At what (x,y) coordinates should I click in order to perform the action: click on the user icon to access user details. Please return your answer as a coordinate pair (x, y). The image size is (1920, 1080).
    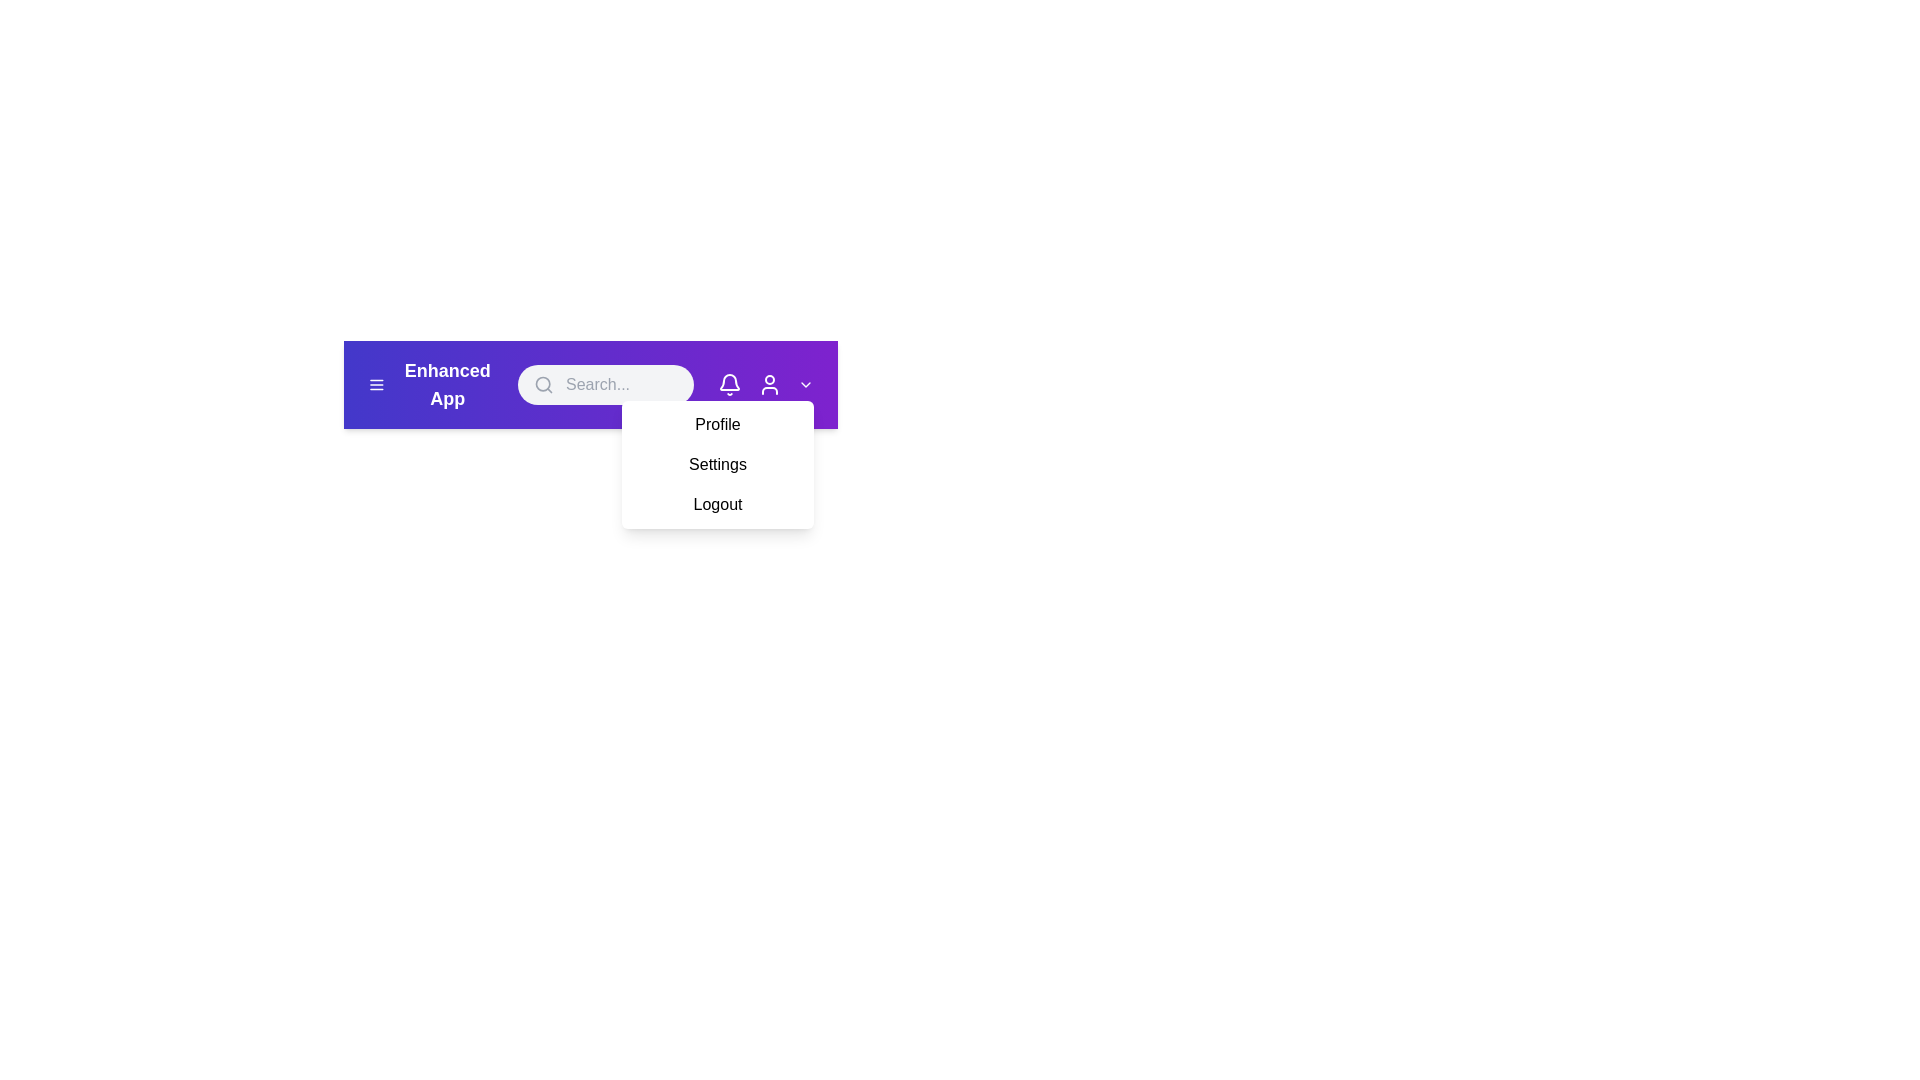
    Looking at the image, I should click on (768, 385).